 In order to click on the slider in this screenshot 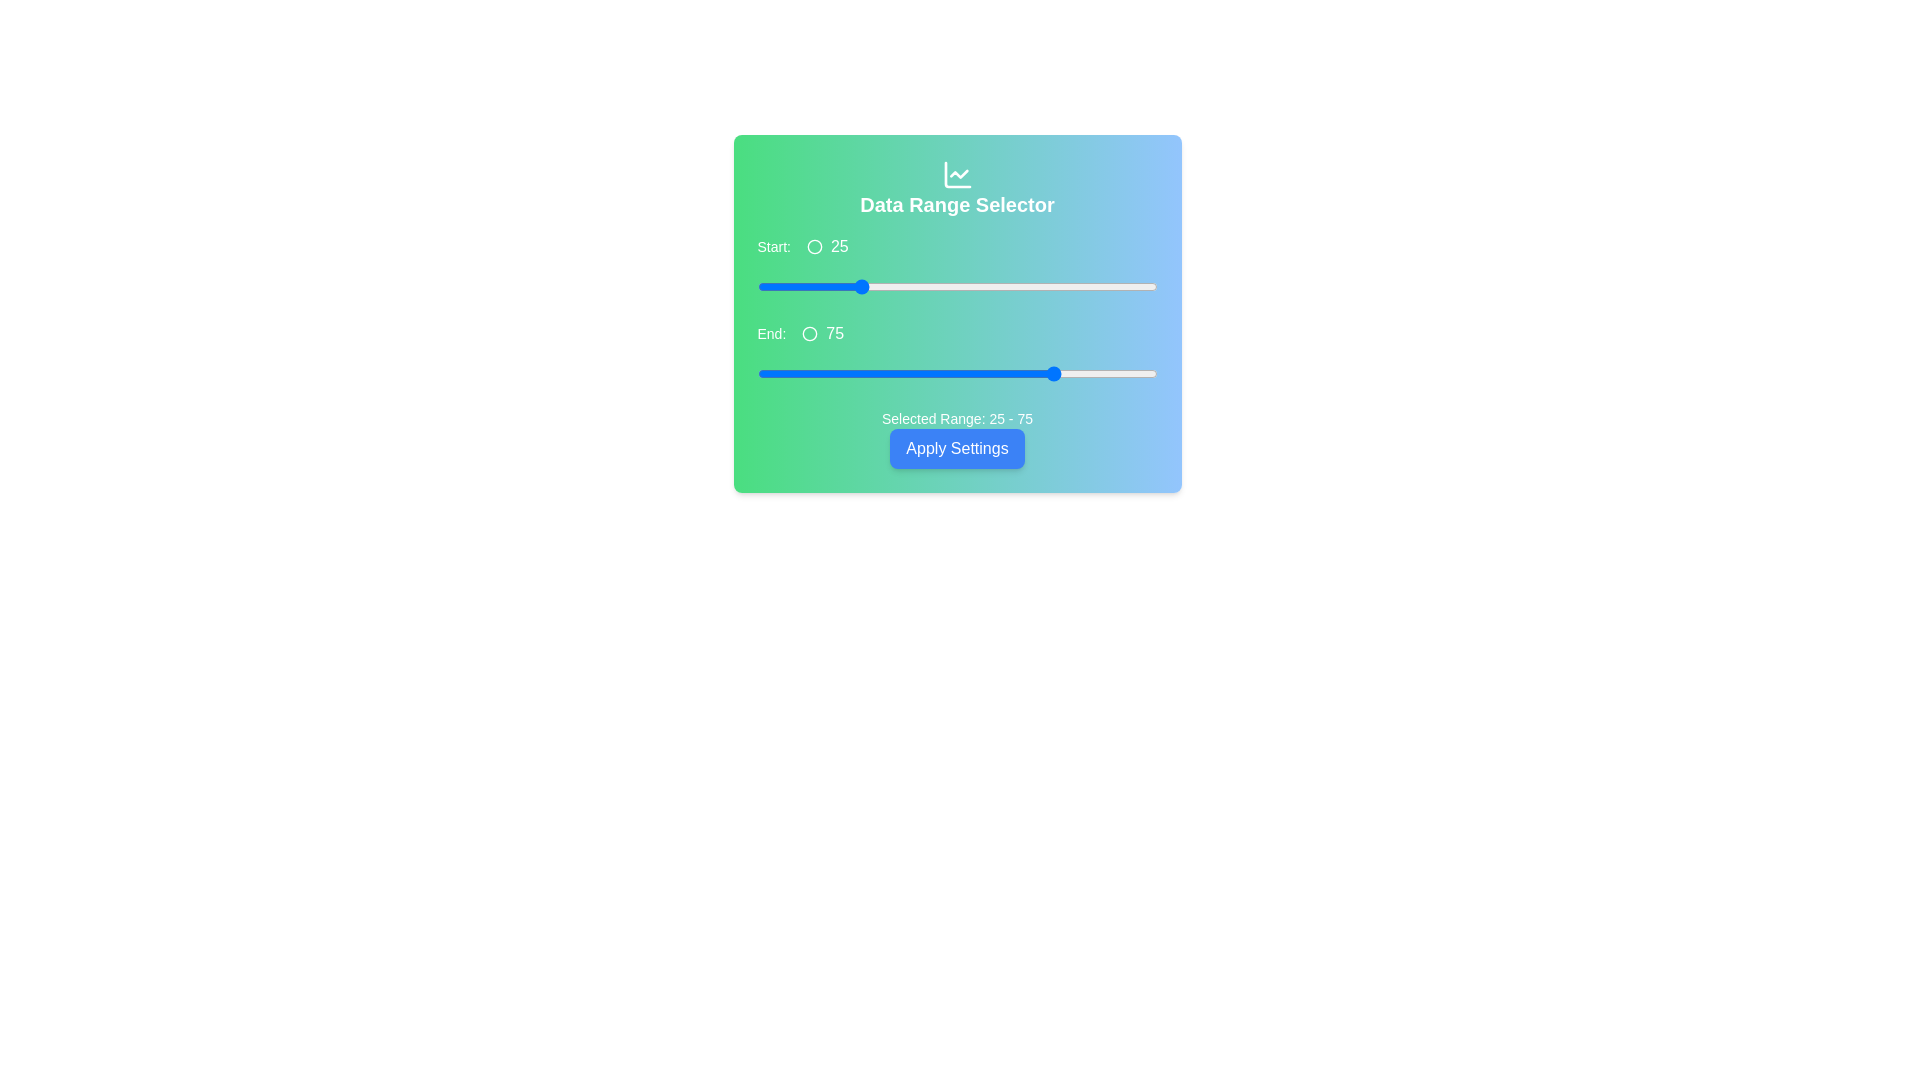, I will do `click(809, 286)`.